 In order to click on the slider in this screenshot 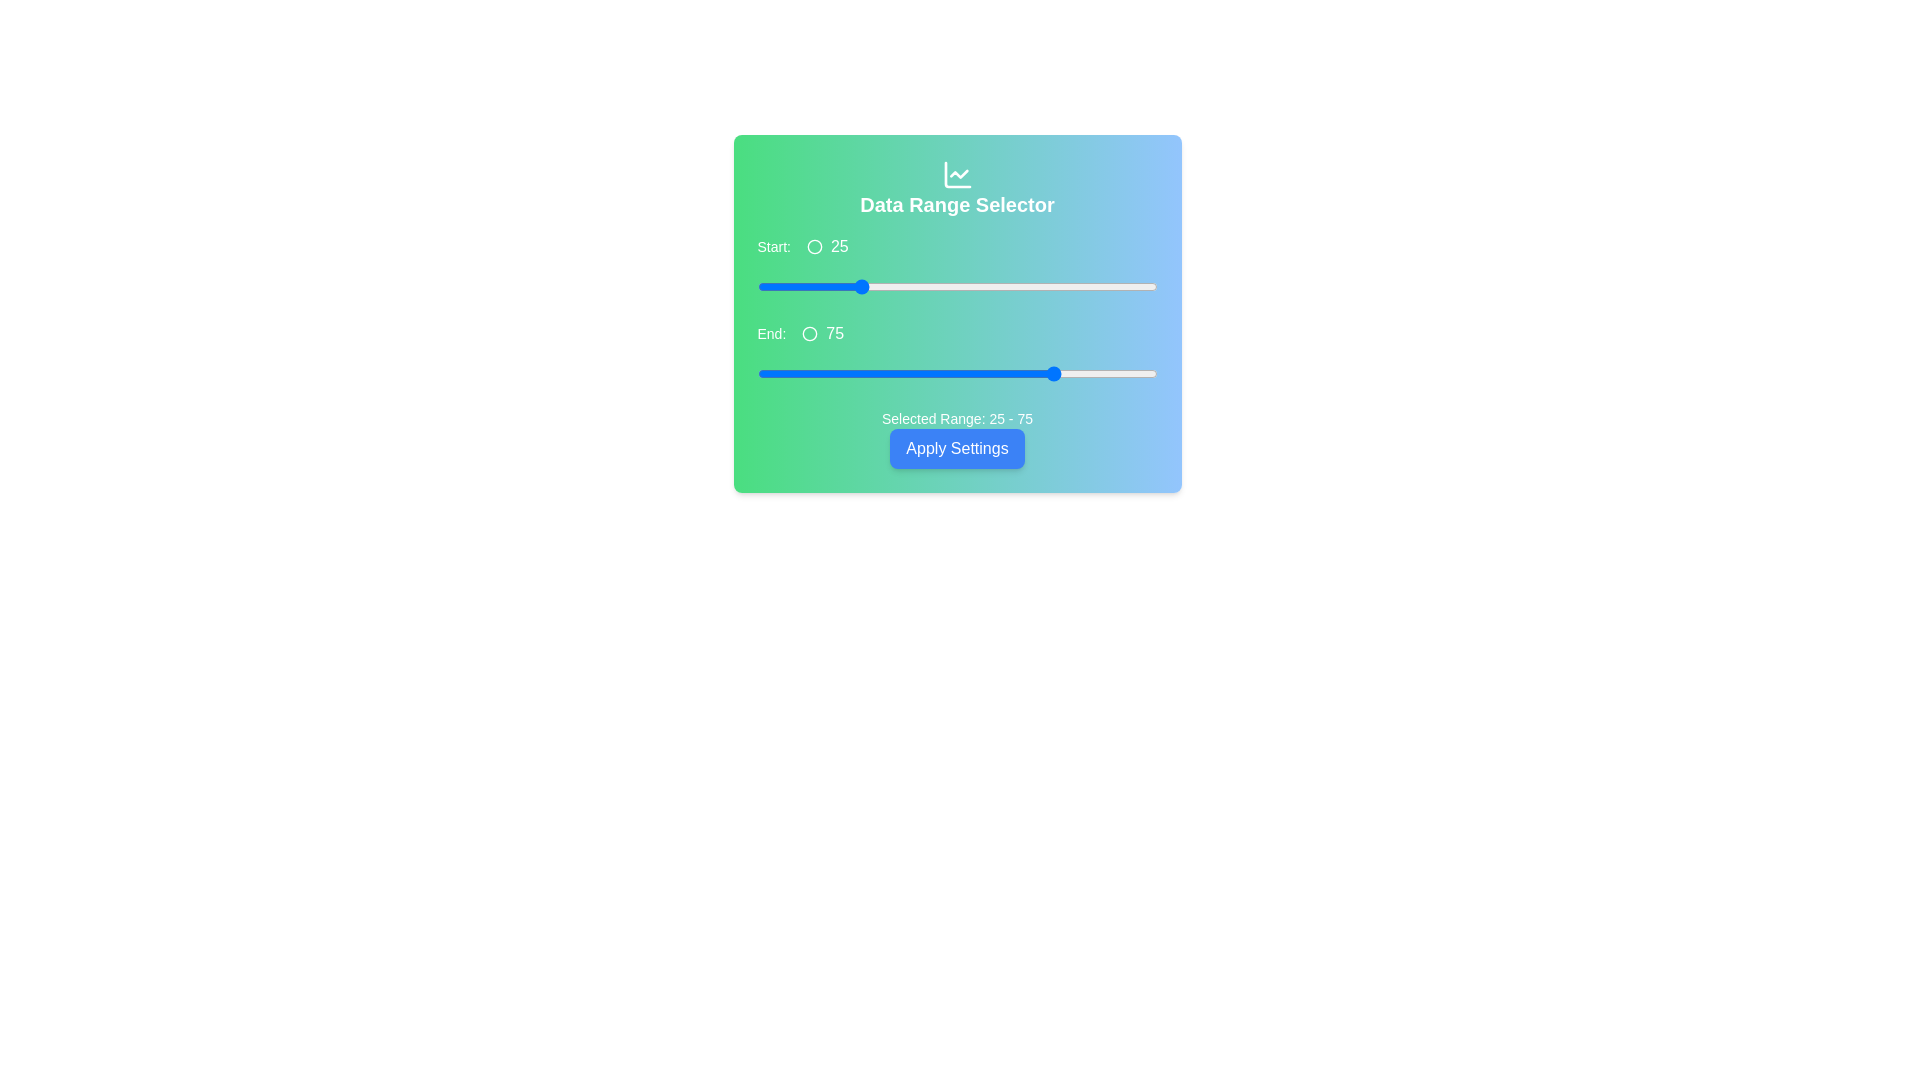, I will do `click(809, 286)`.